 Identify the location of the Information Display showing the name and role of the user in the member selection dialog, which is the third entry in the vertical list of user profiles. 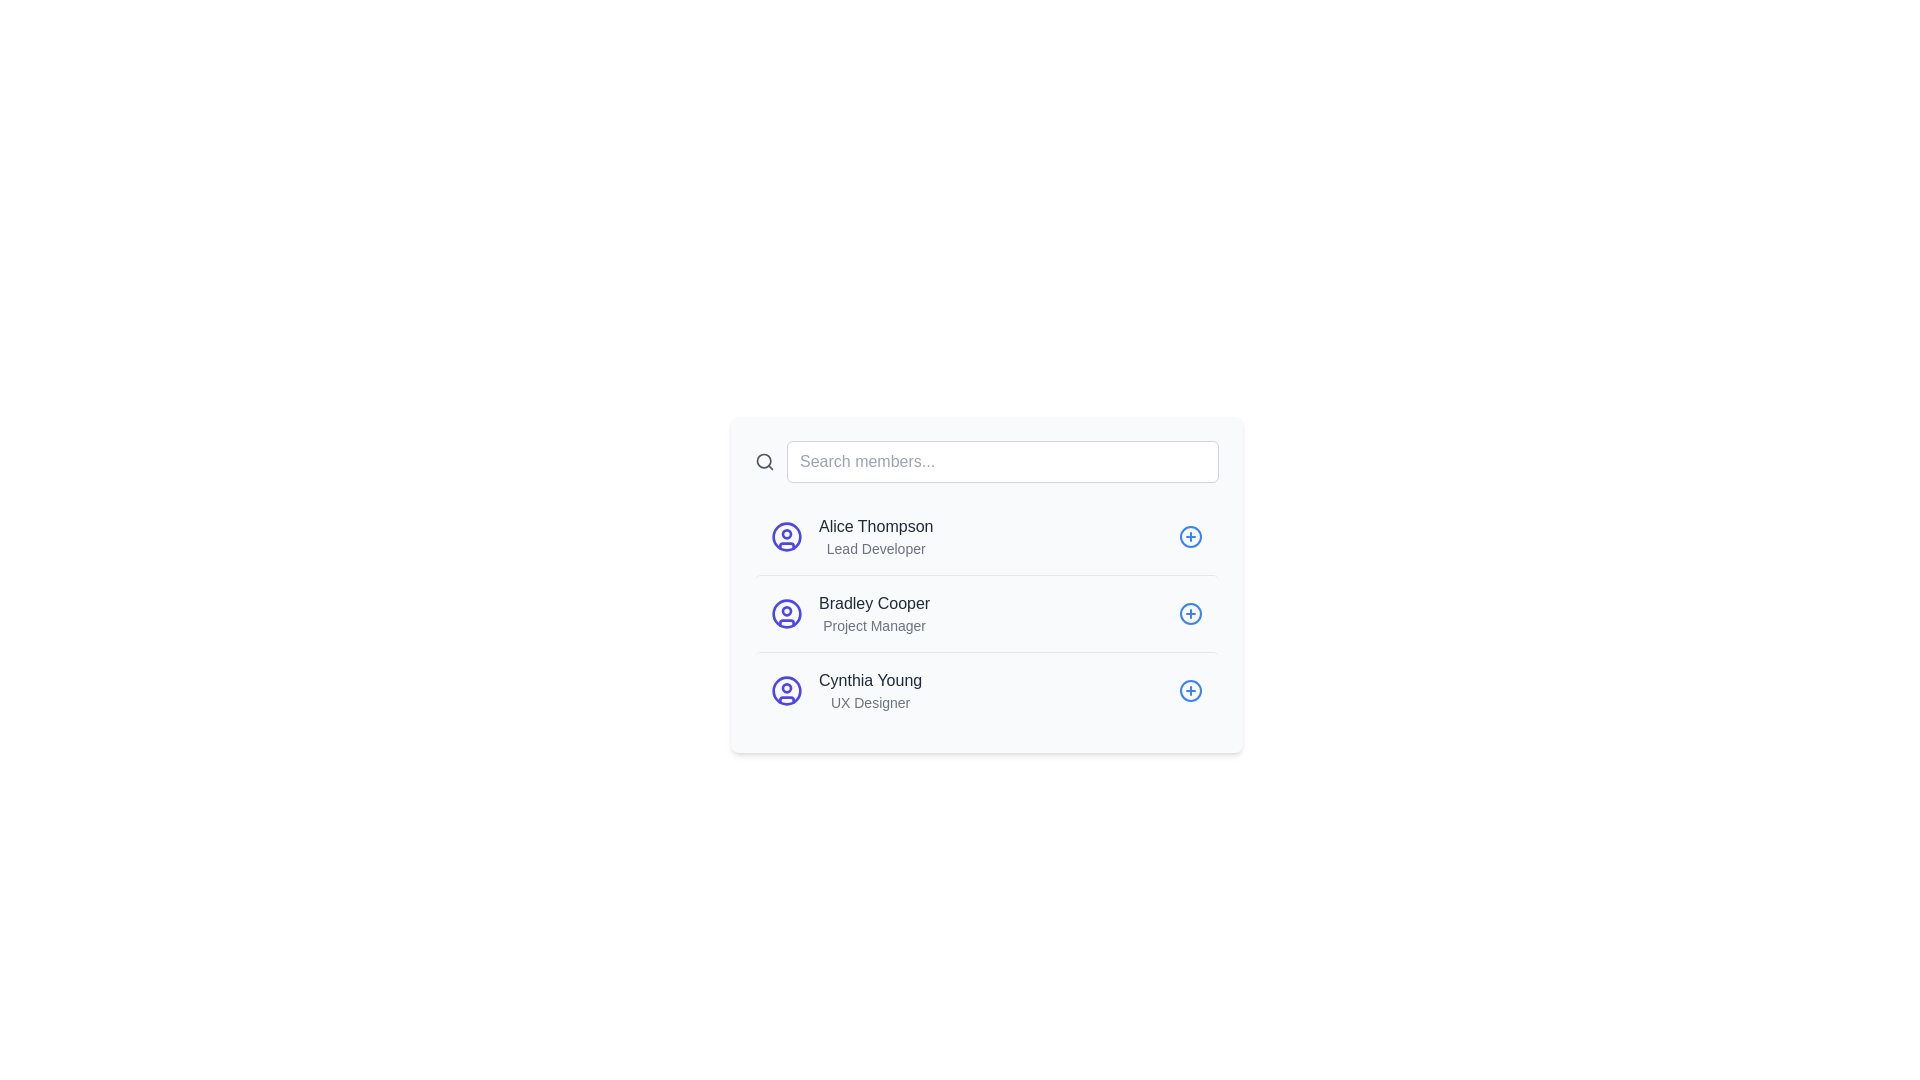
(870, 689).